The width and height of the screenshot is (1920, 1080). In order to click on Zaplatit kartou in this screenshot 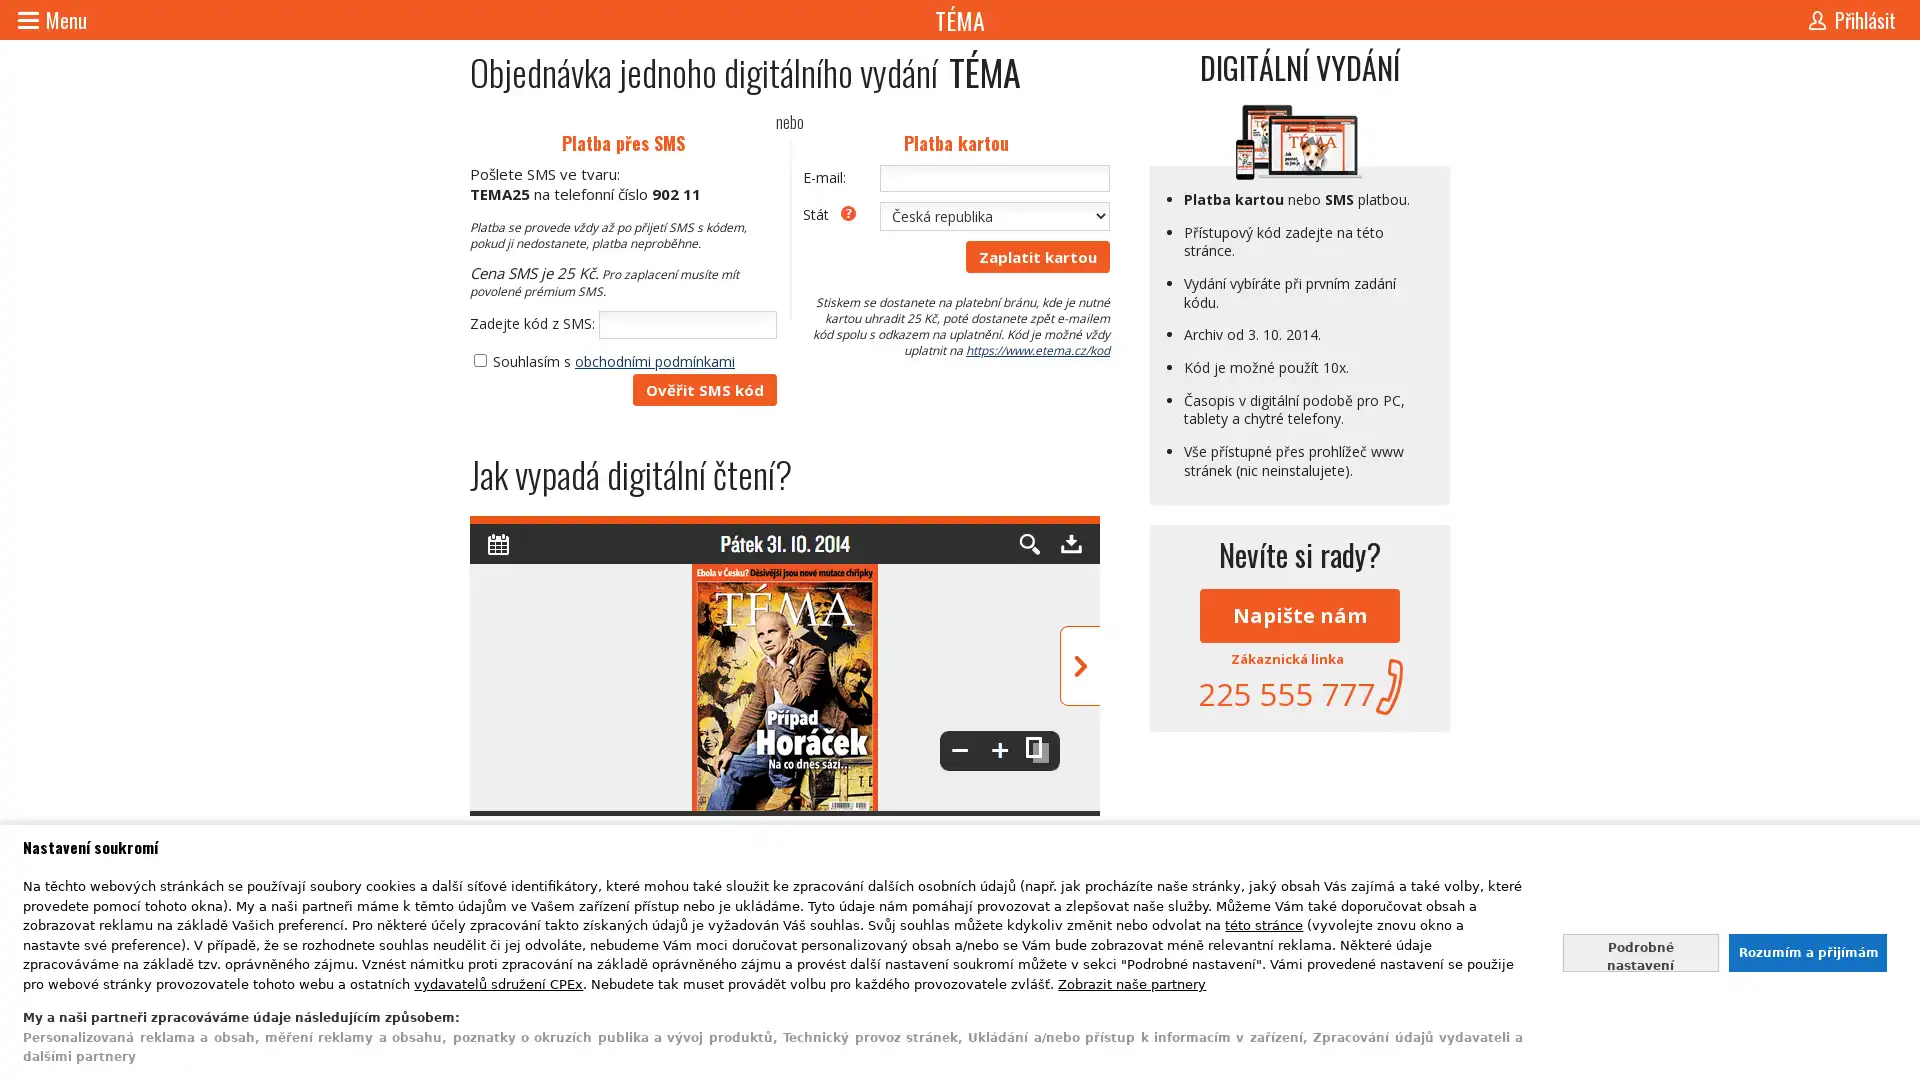, I will do `click(1037, 254)`.